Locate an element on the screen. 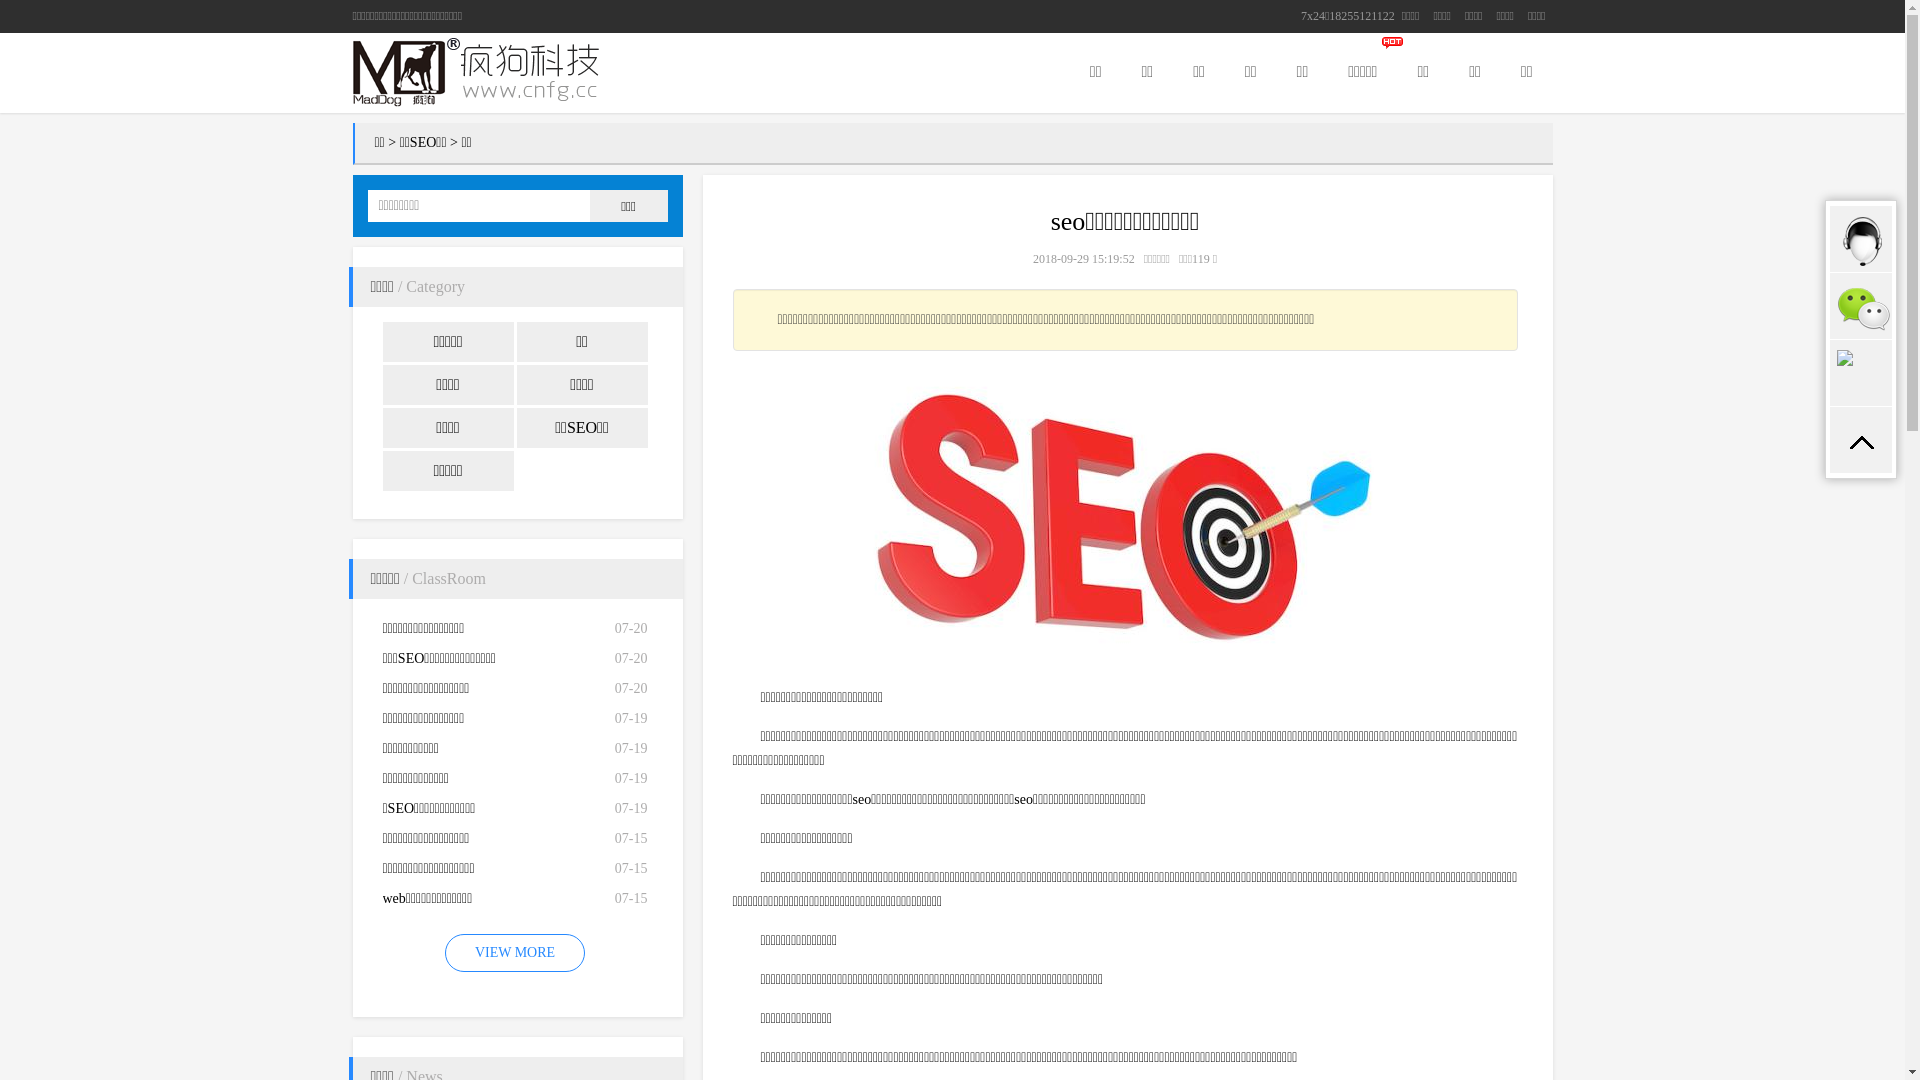 Image resolution: width=1920 pixels, height=1080 pixels. 'VIEW MORE' is located at coordinates (514, 951).